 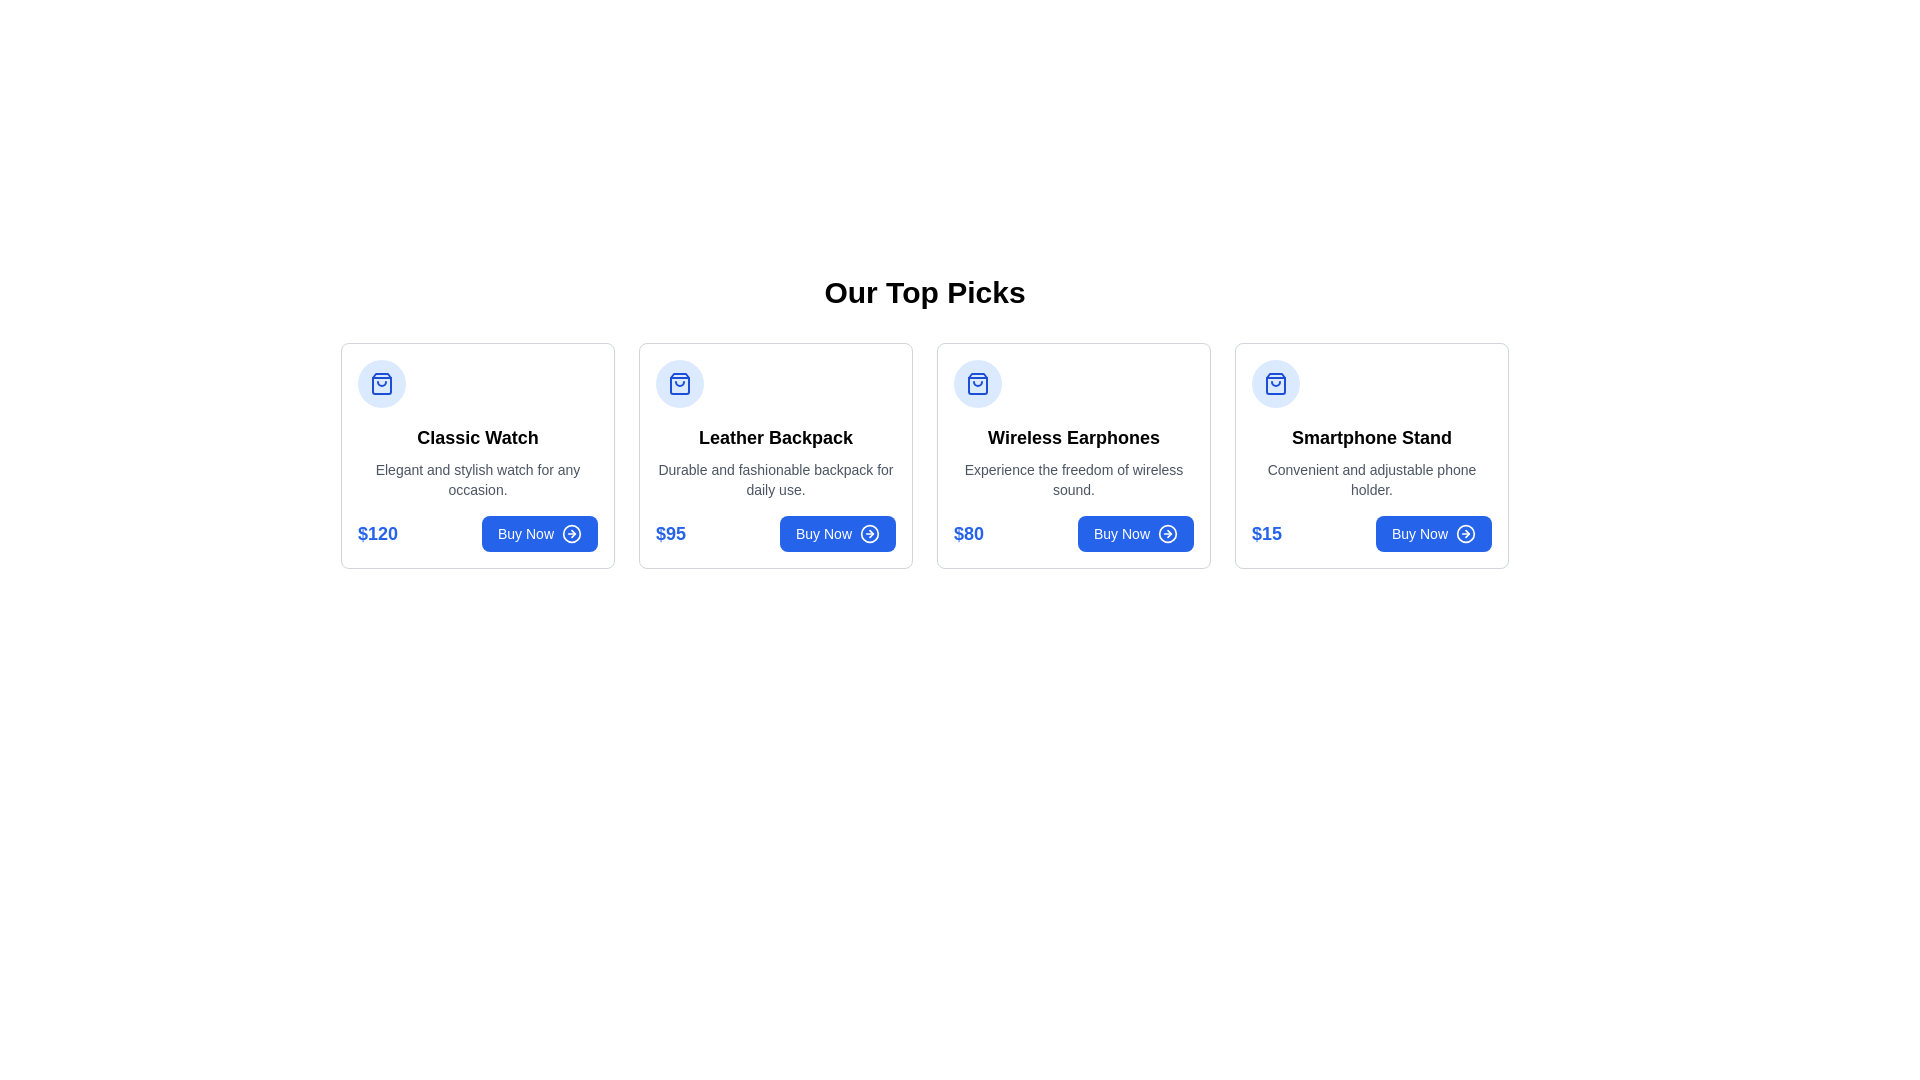 I want to click on the shopping bag icon located at the top center of the 'Classic Watch' card, which is directly above the product title, so click(x=382, y=384).